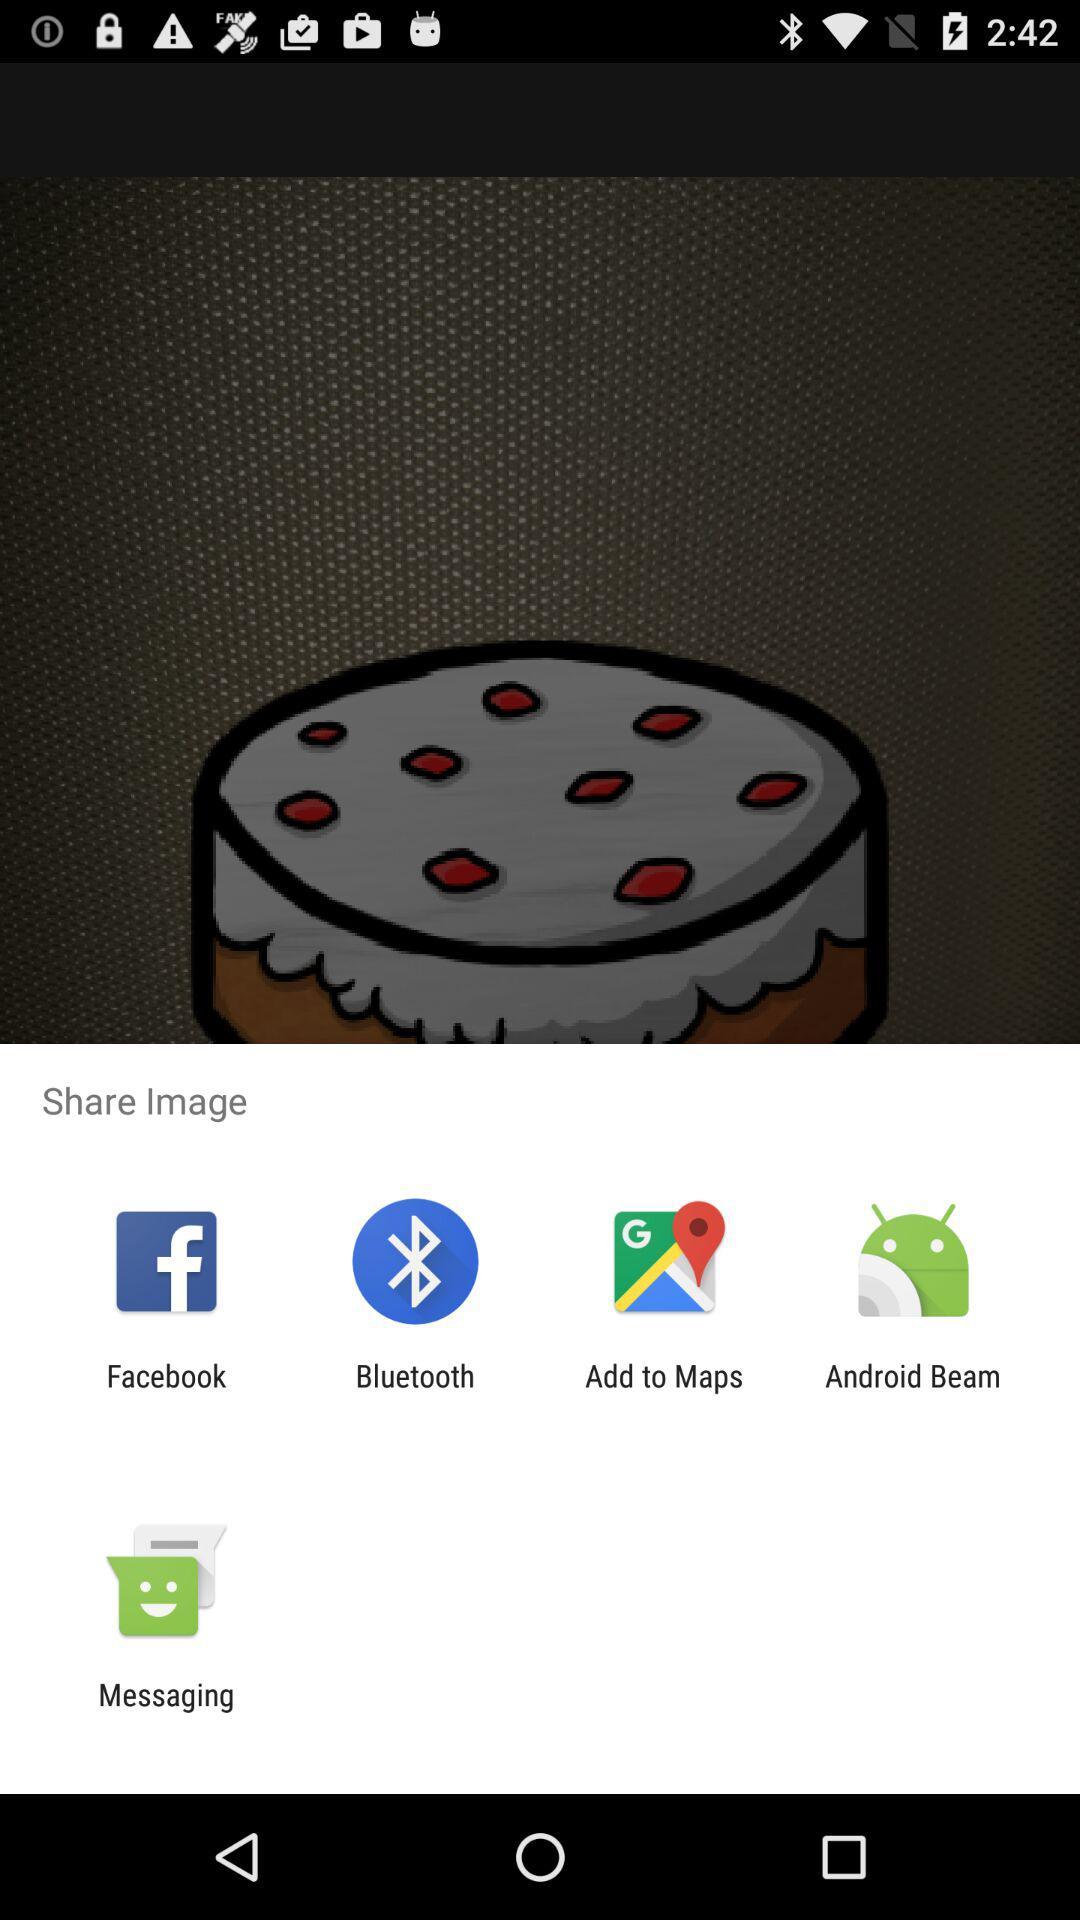 This screenshot has width=1080, height=1920. Describe the element at coordinates (913, 1392) in the screenshot. I see `android beam` at that location.